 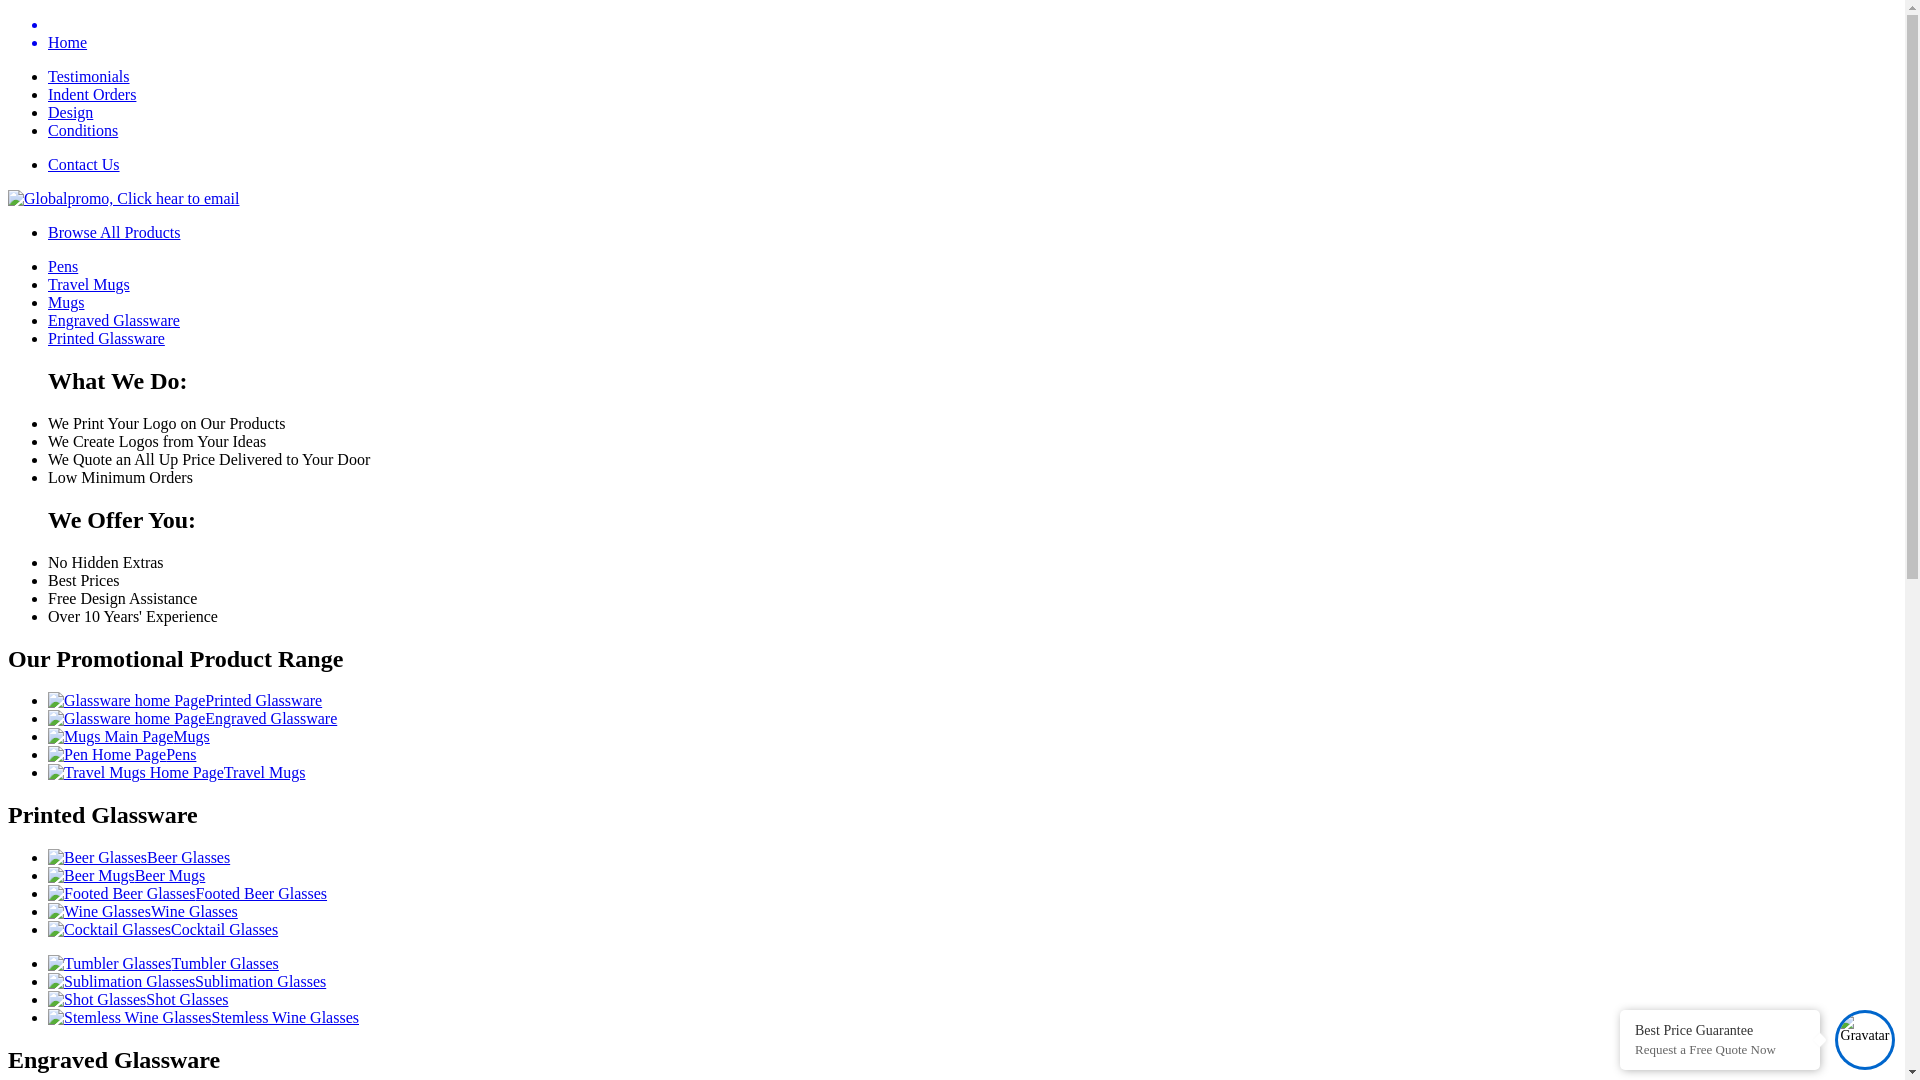 I want to click on 'Wine Glasses', so click(x=142, y=911).